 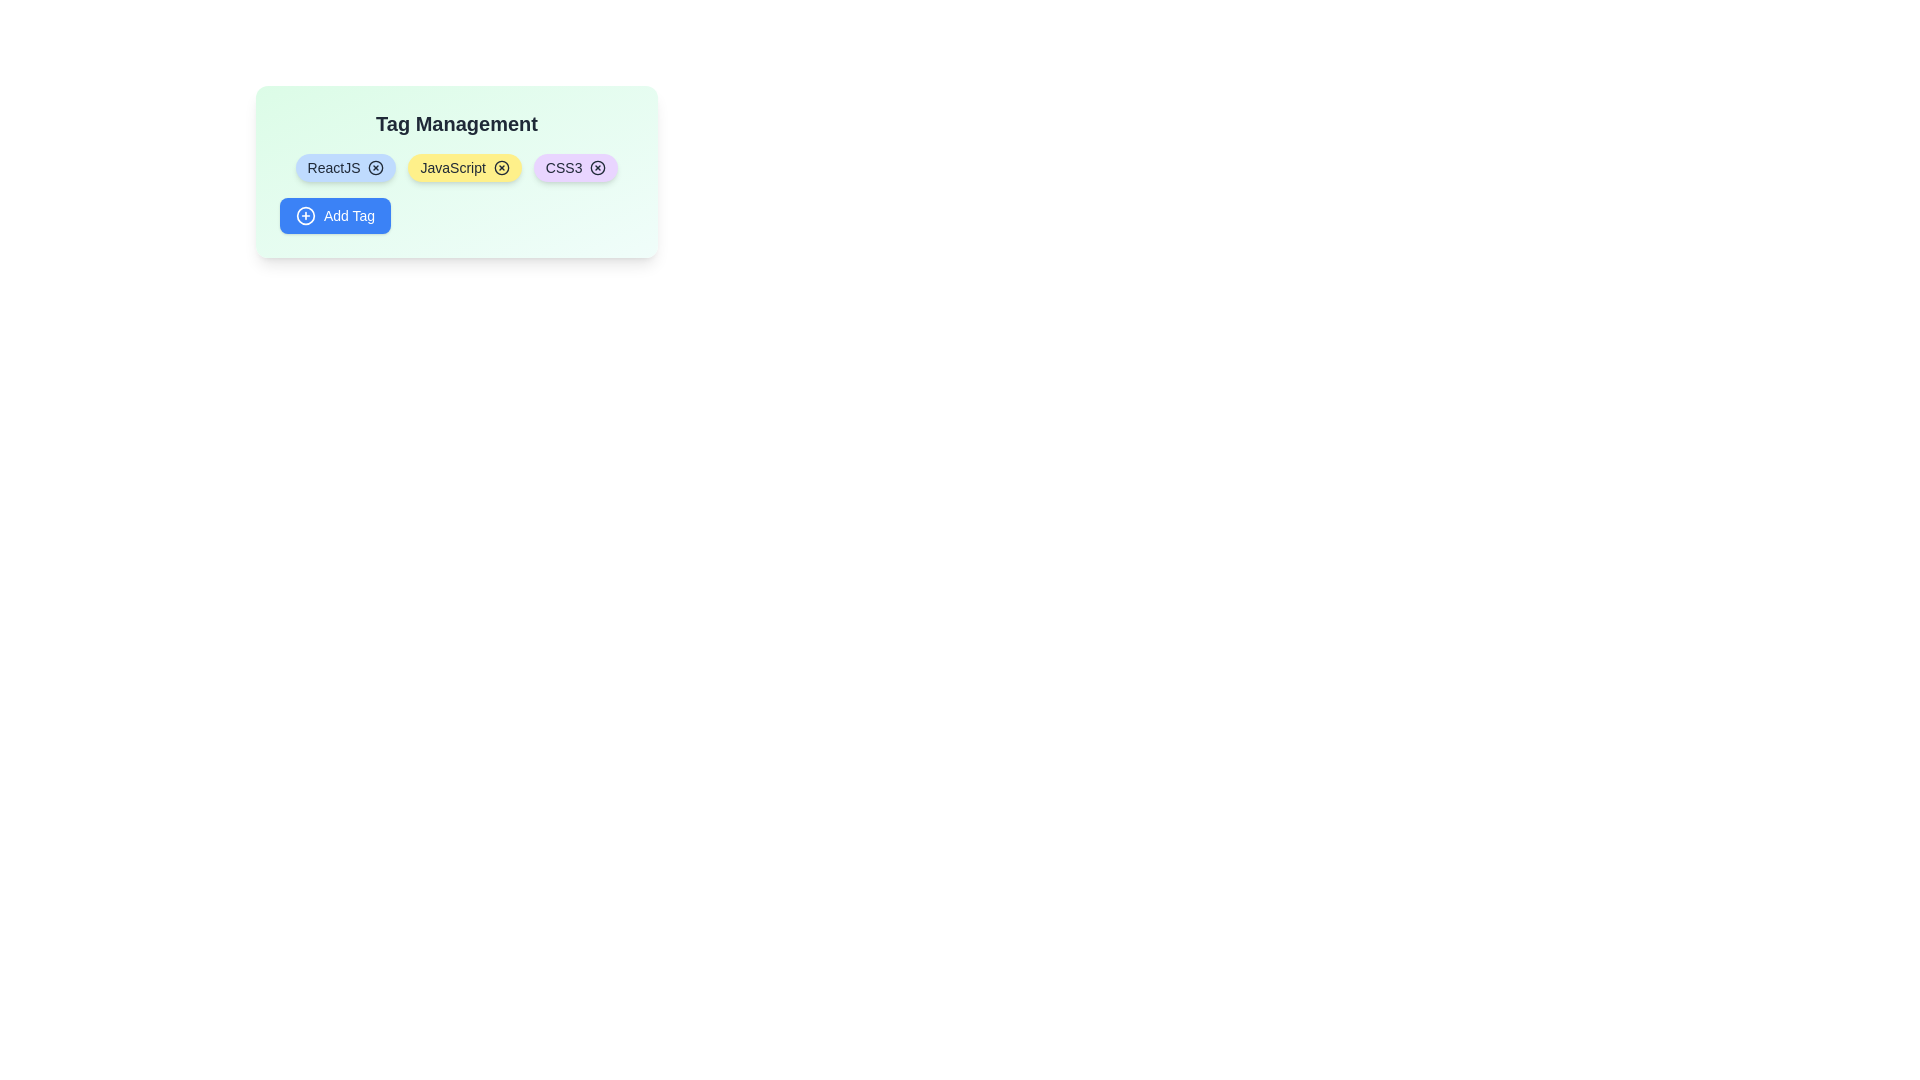 What do you see at coordinates (501, 167) in the screenshot?
I see `'X' button on the JavaScript tag to remove it` at bounding box center [501, 167].